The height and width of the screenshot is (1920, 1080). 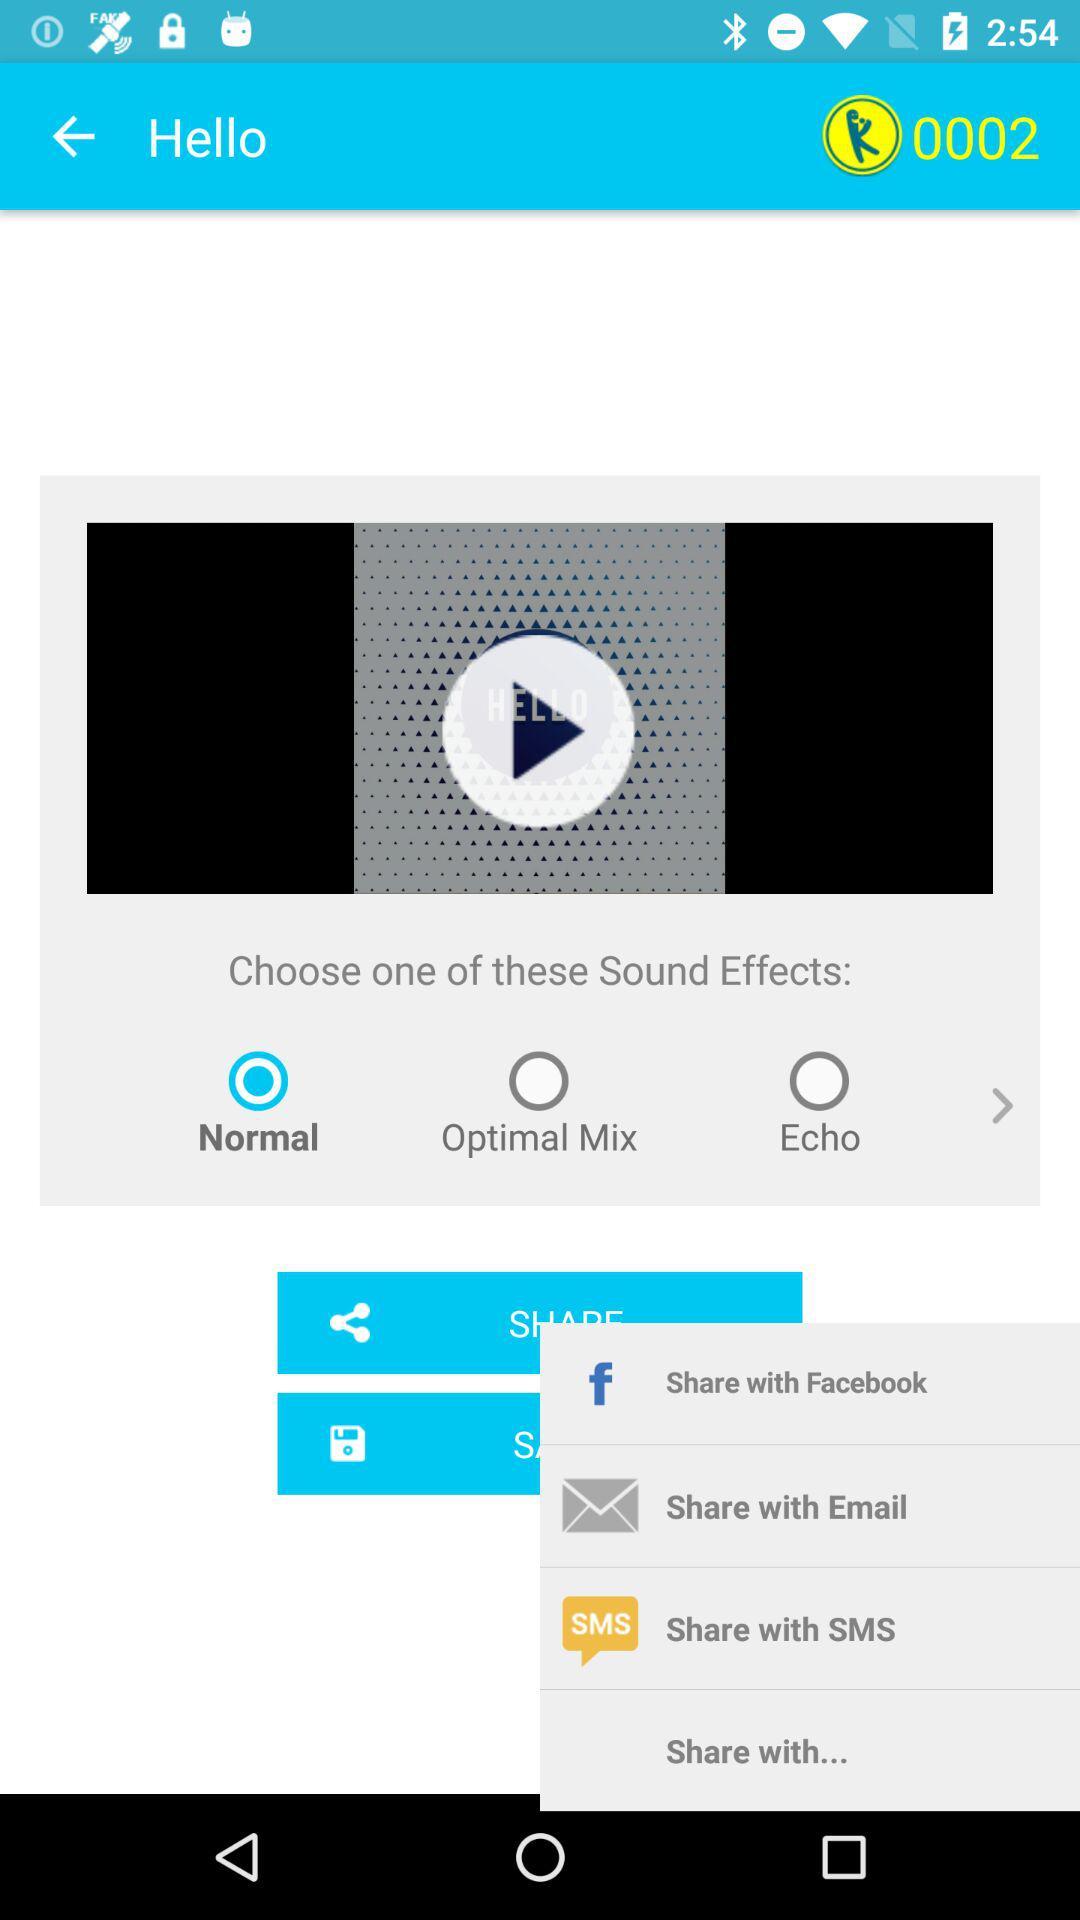 What do you see at coordinates (986, 1128) in the screenshot?
I see `icon below the choose one of item` at bounding box center [986, 1128].